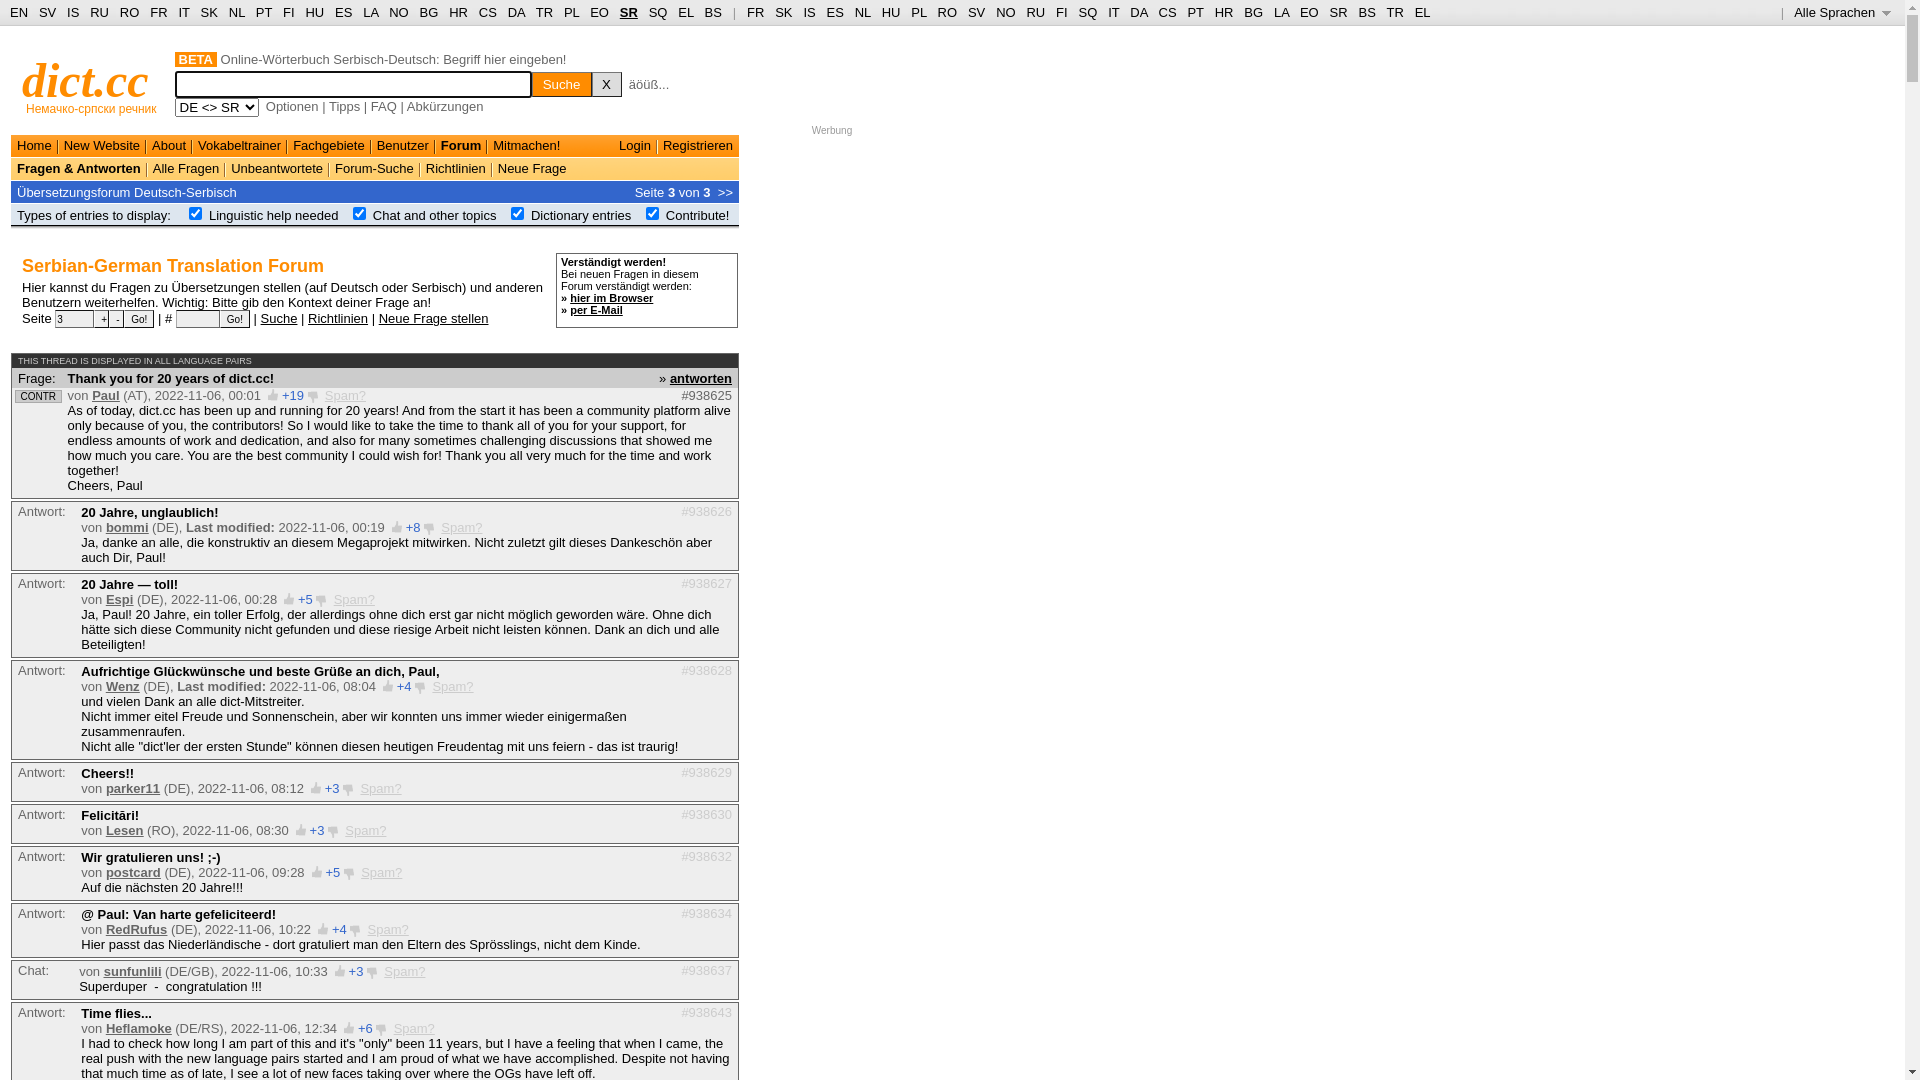  Describe the element at coordinates (809, 12) in the screenshot. I see `'IS'` at that location.